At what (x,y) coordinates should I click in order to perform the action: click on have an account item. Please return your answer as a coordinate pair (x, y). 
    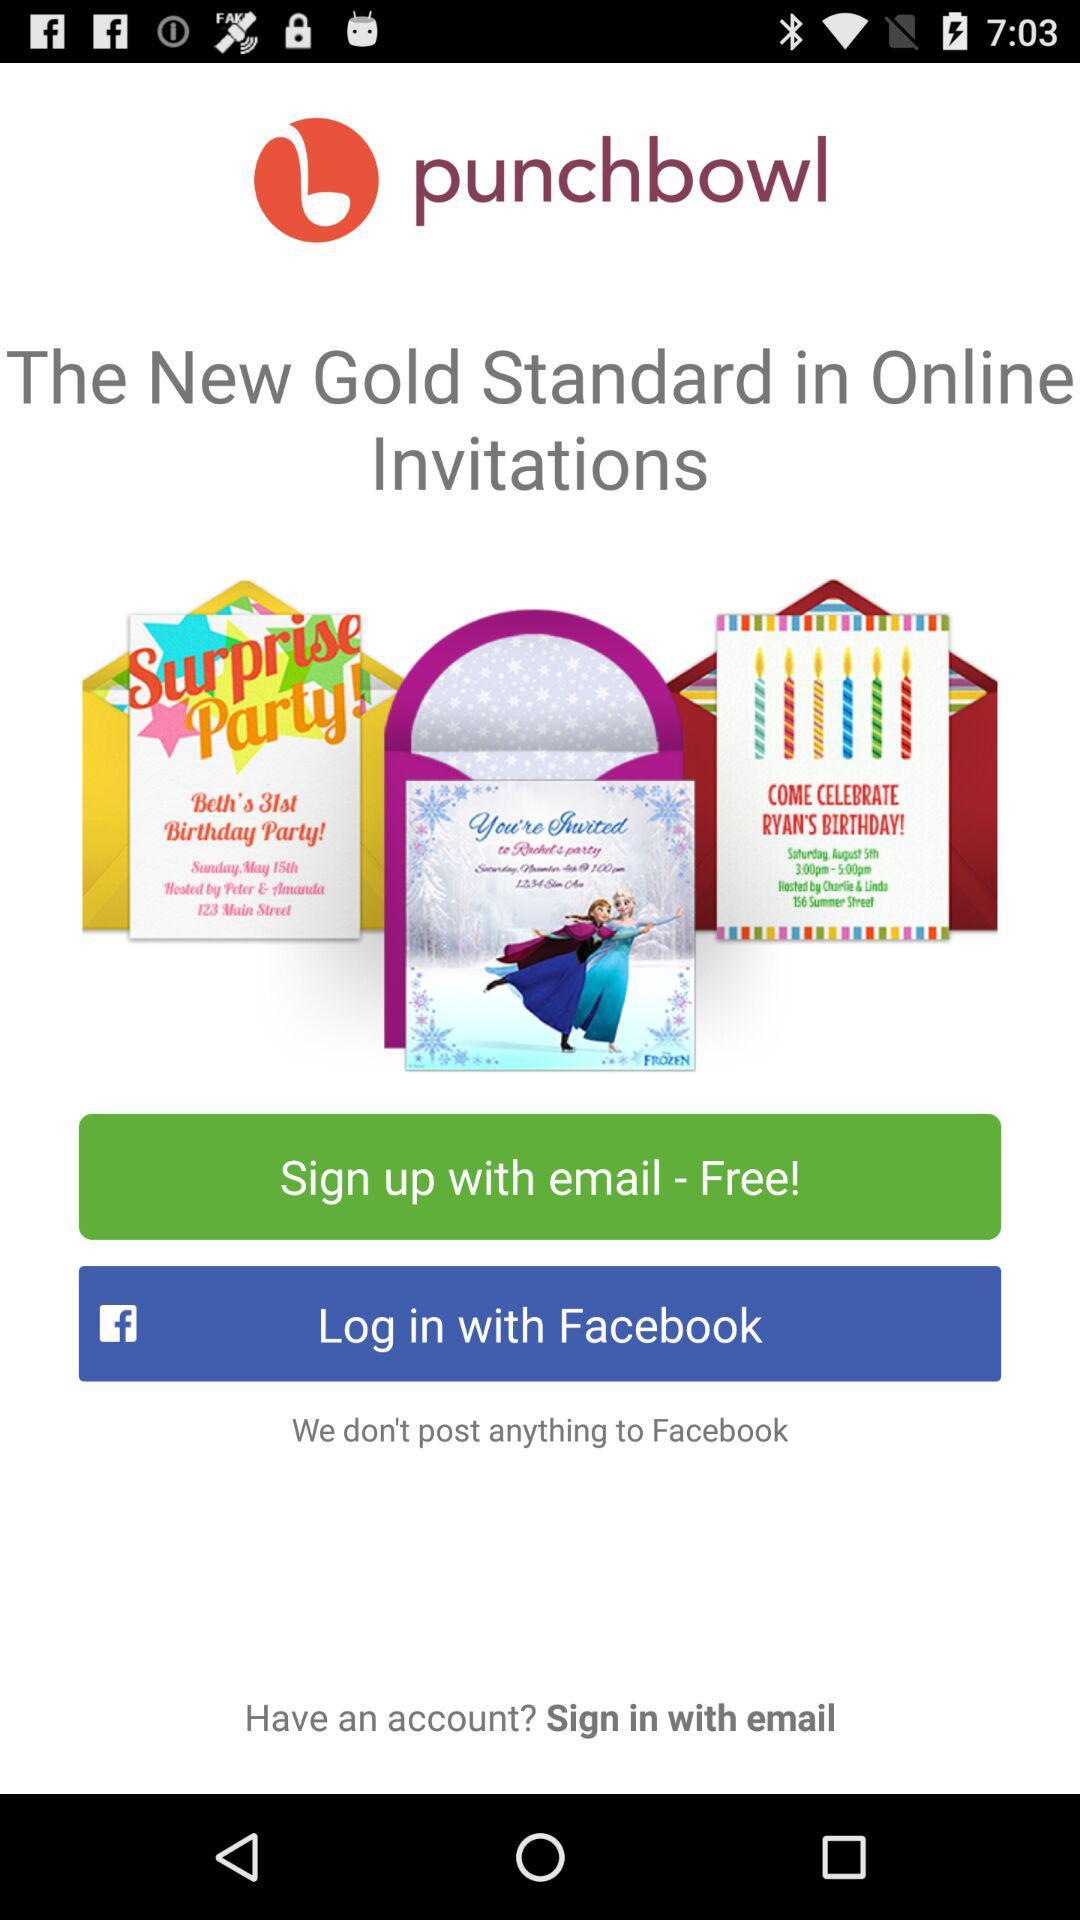
    Looking at the image, I should click on (540, 1715).